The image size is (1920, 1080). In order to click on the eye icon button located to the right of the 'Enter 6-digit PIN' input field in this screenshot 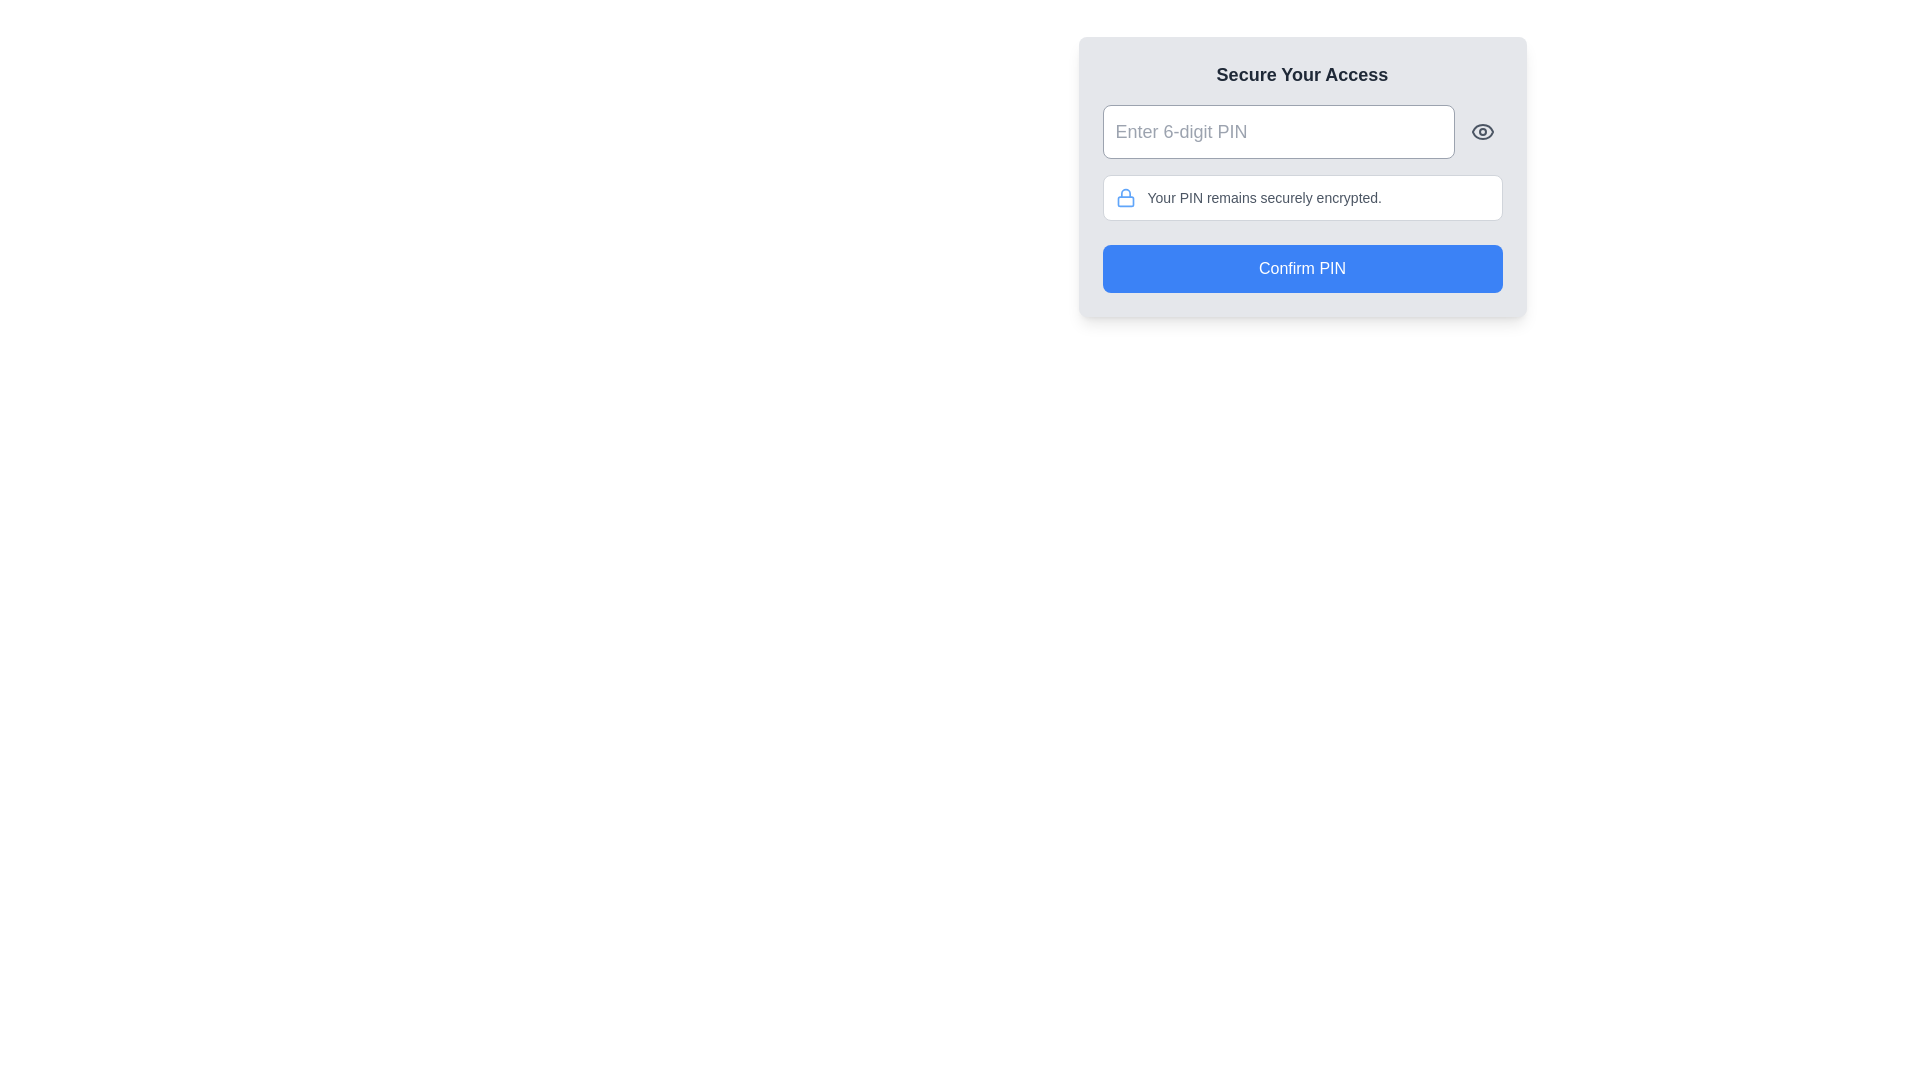, I will do `click(1482, 131)`.